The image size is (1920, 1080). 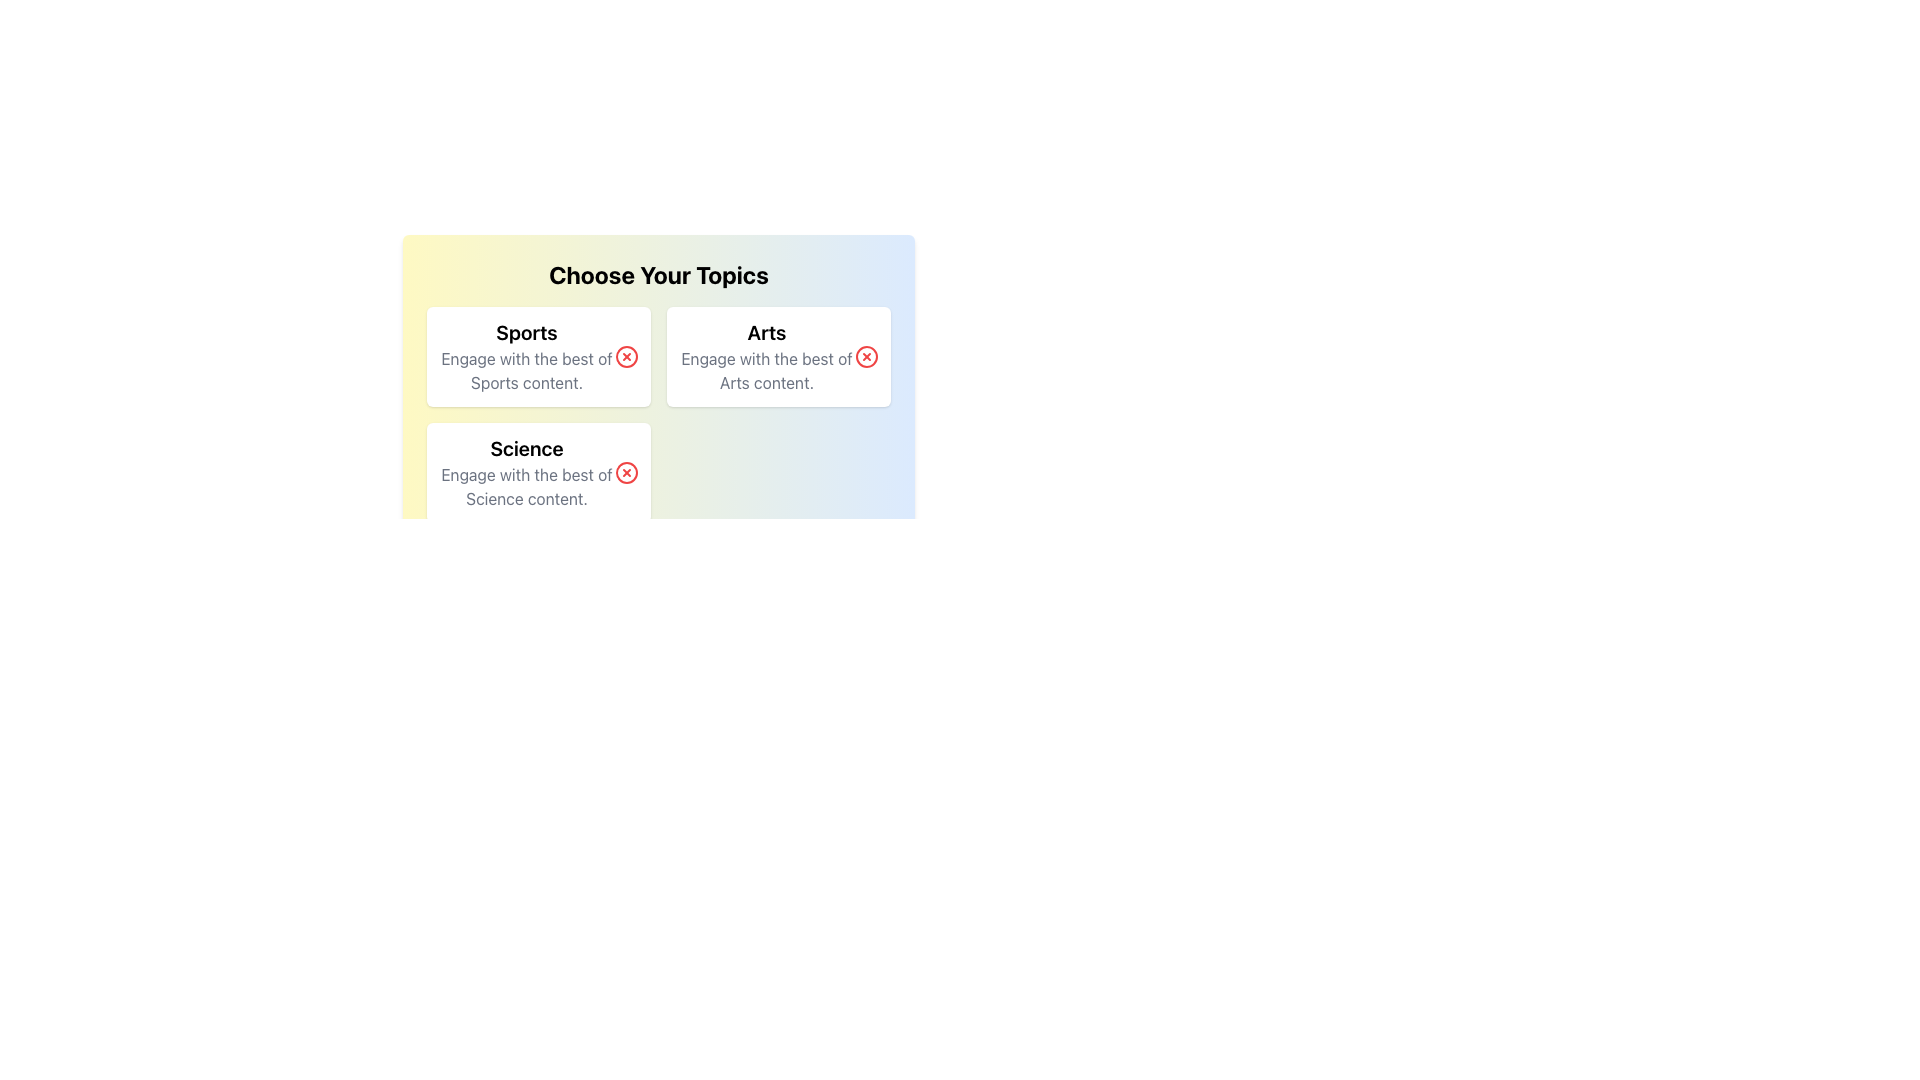 What do you see at coordinates (527, 370) in the screenshot?
I see `descriptive text label located below the bold 'Sports' title in the top-left card of the layout` at bounding box center [527, 370].